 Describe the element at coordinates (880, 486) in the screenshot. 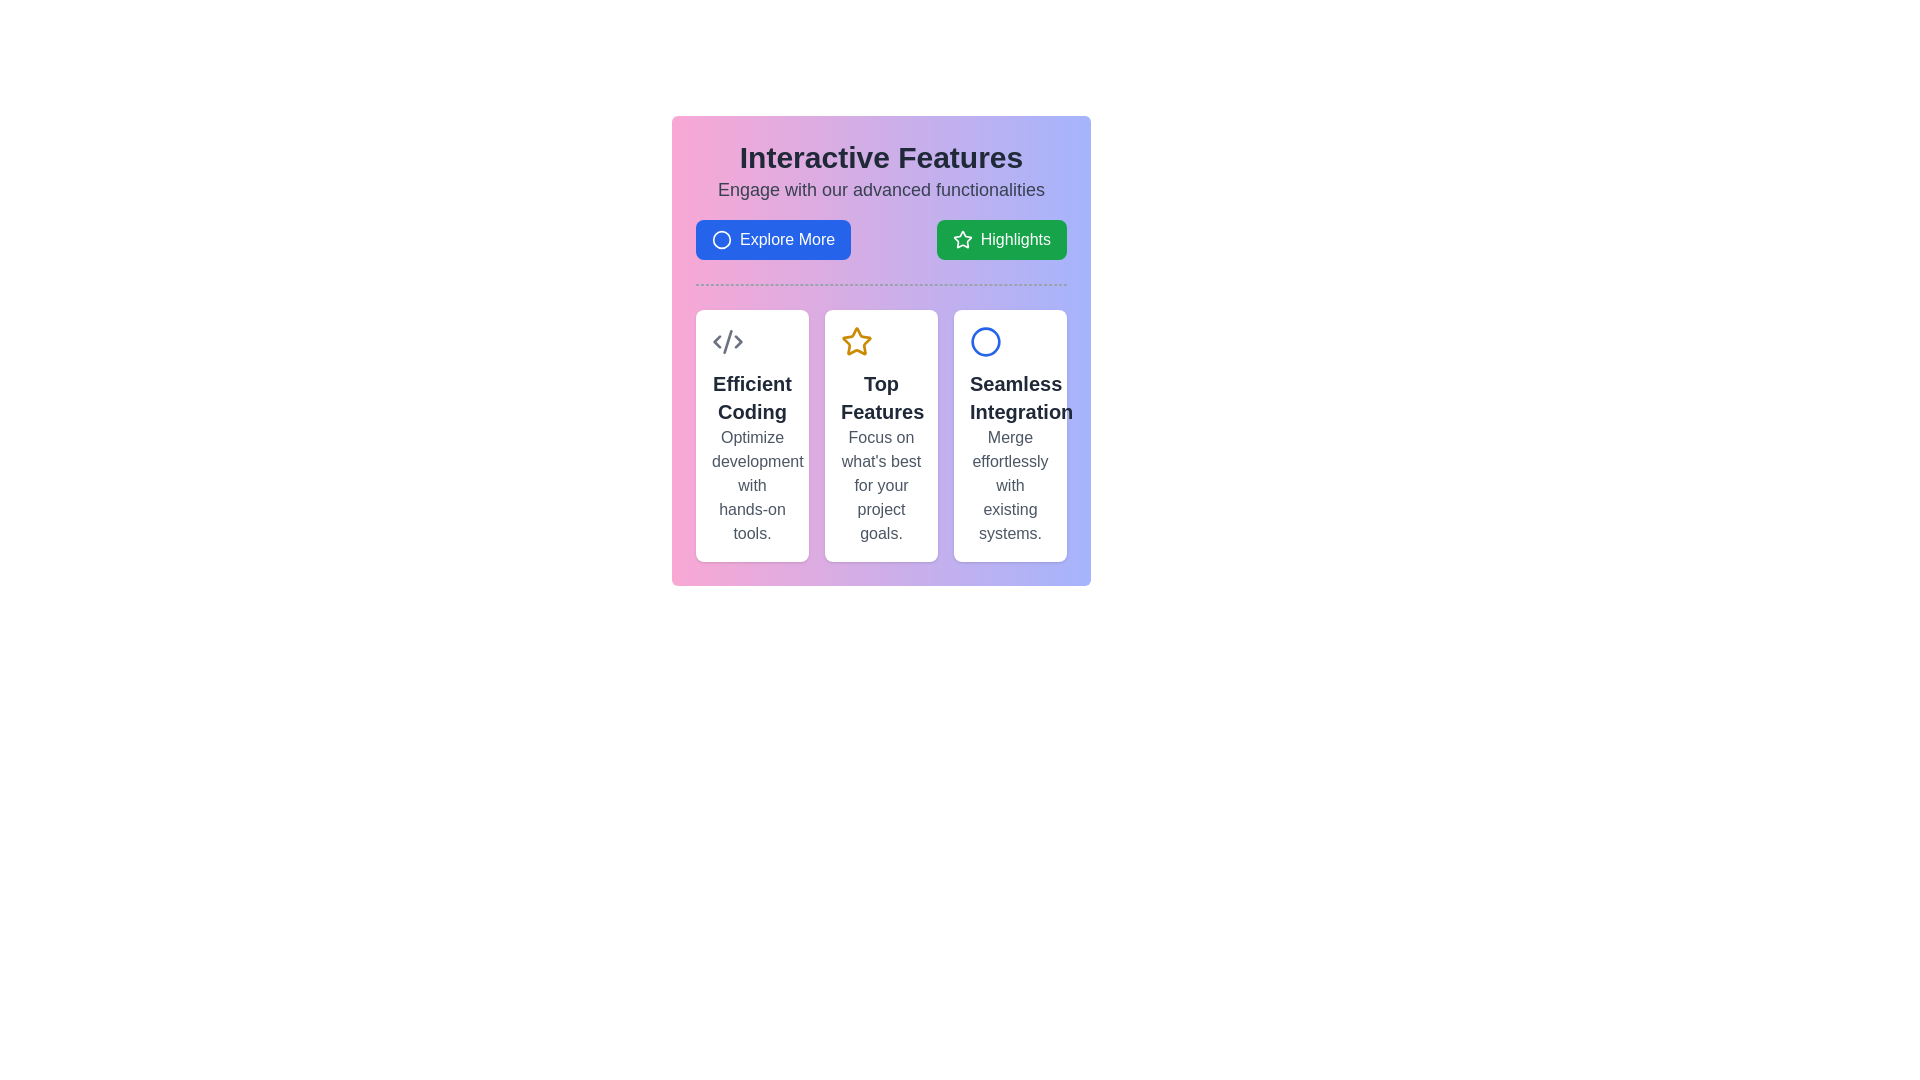

I see `text element displaying the phrase 'Focus on what's best for your project goals.' which is styled in gray and located below the bold title 'Top Features.'` at that location.